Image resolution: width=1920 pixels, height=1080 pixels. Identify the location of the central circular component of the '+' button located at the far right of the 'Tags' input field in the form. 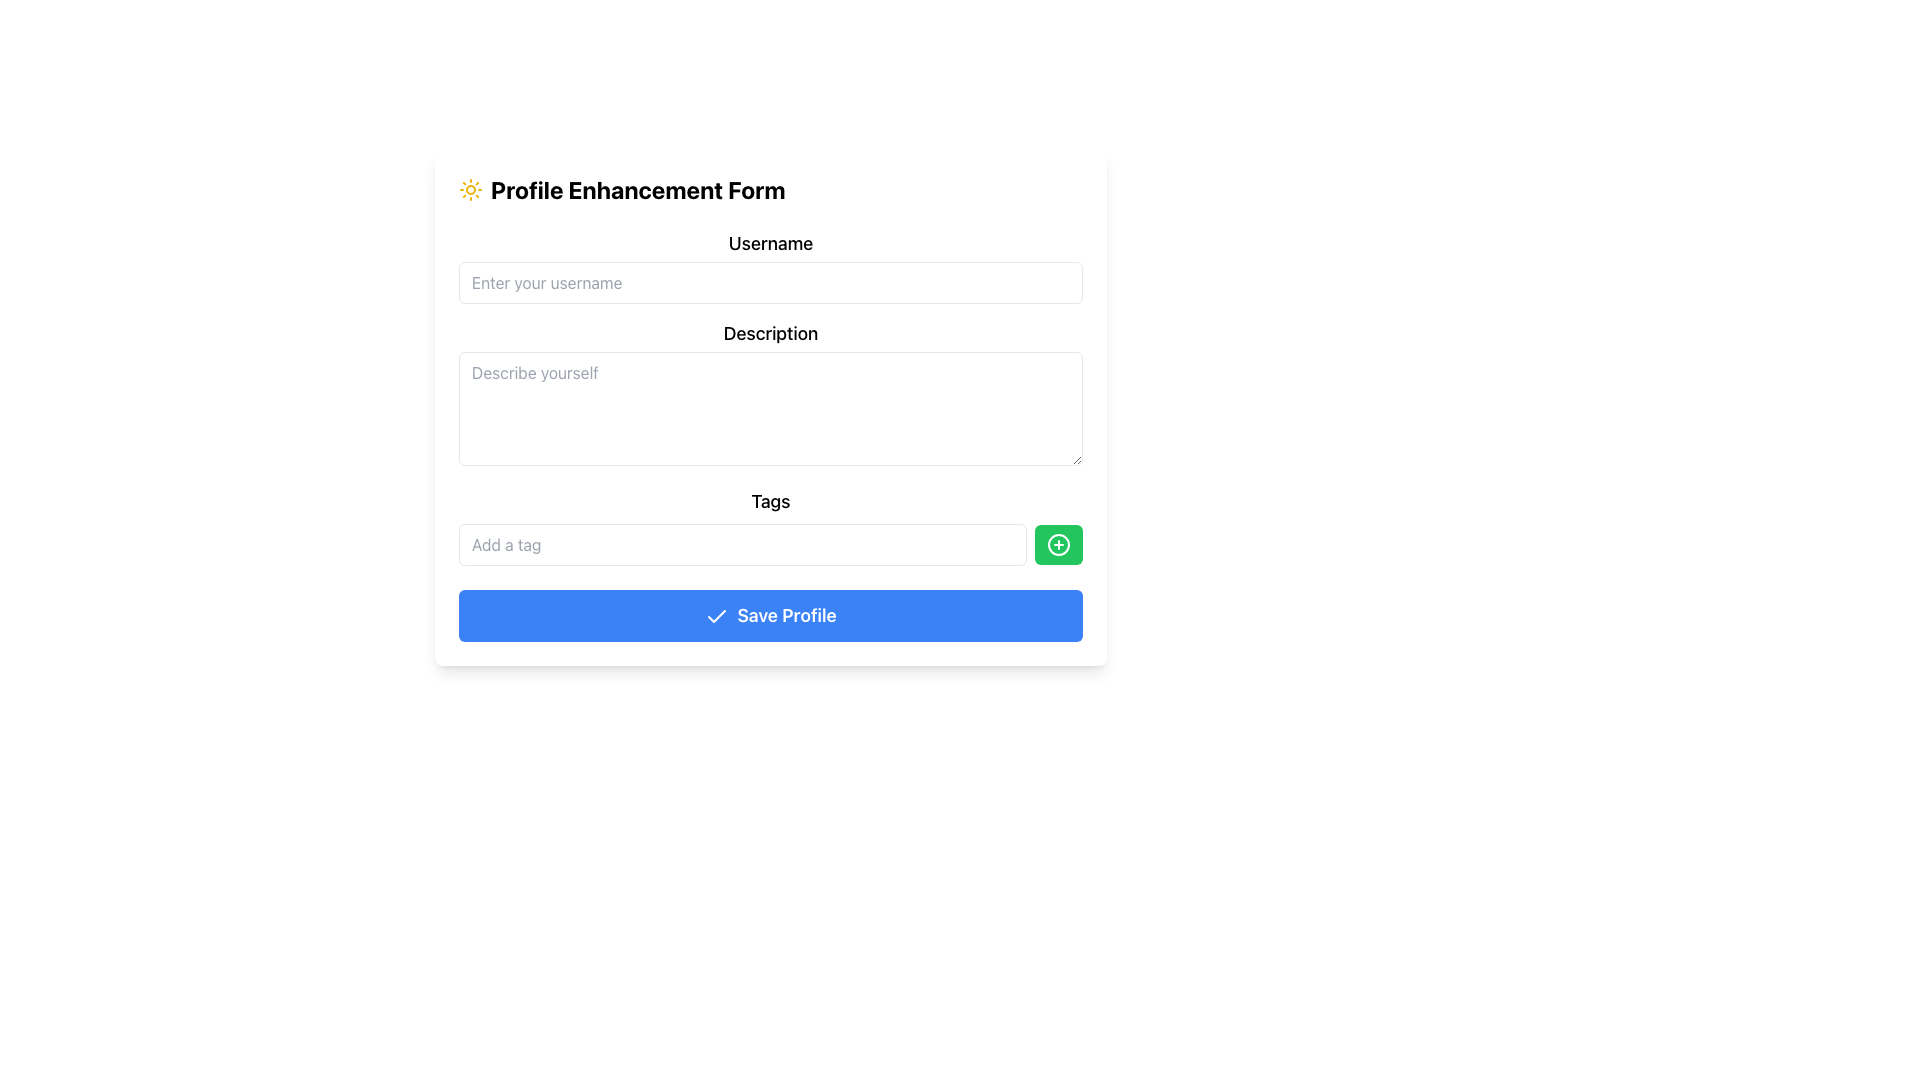
(1058, 544).